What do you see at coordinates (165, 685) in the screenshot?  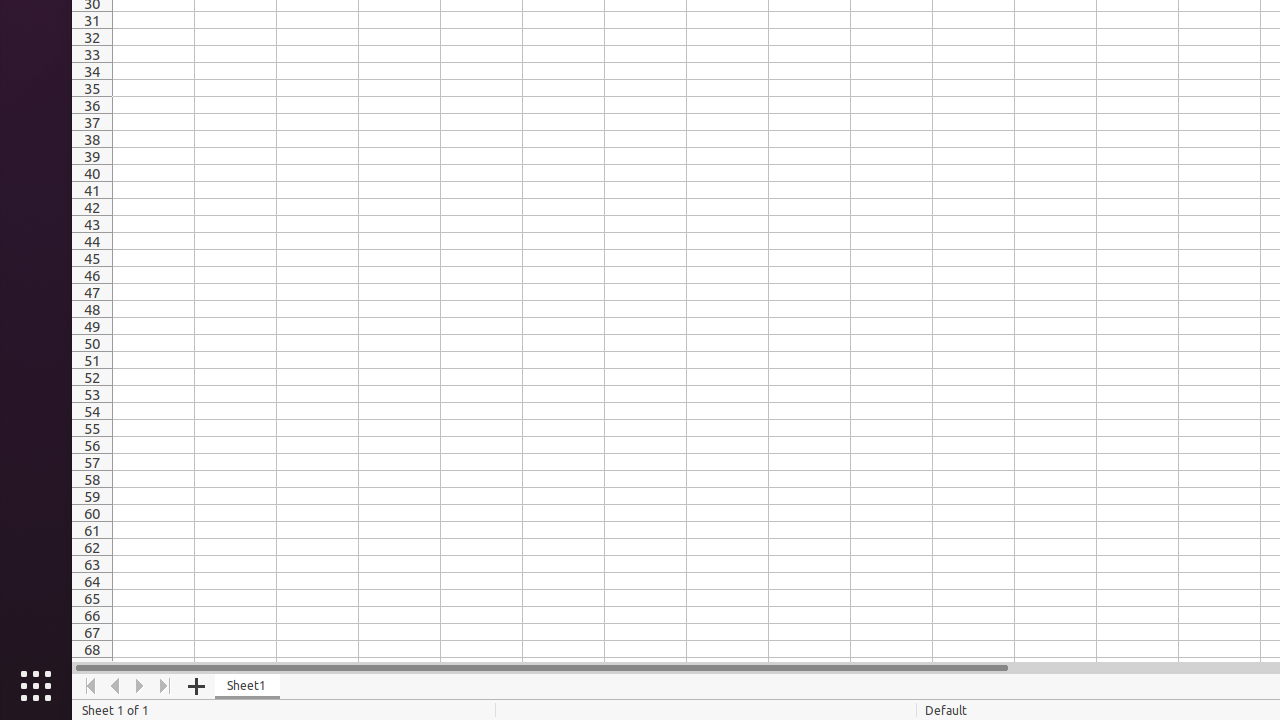 I see `'Move To End'` at bounding box center [165, 685].